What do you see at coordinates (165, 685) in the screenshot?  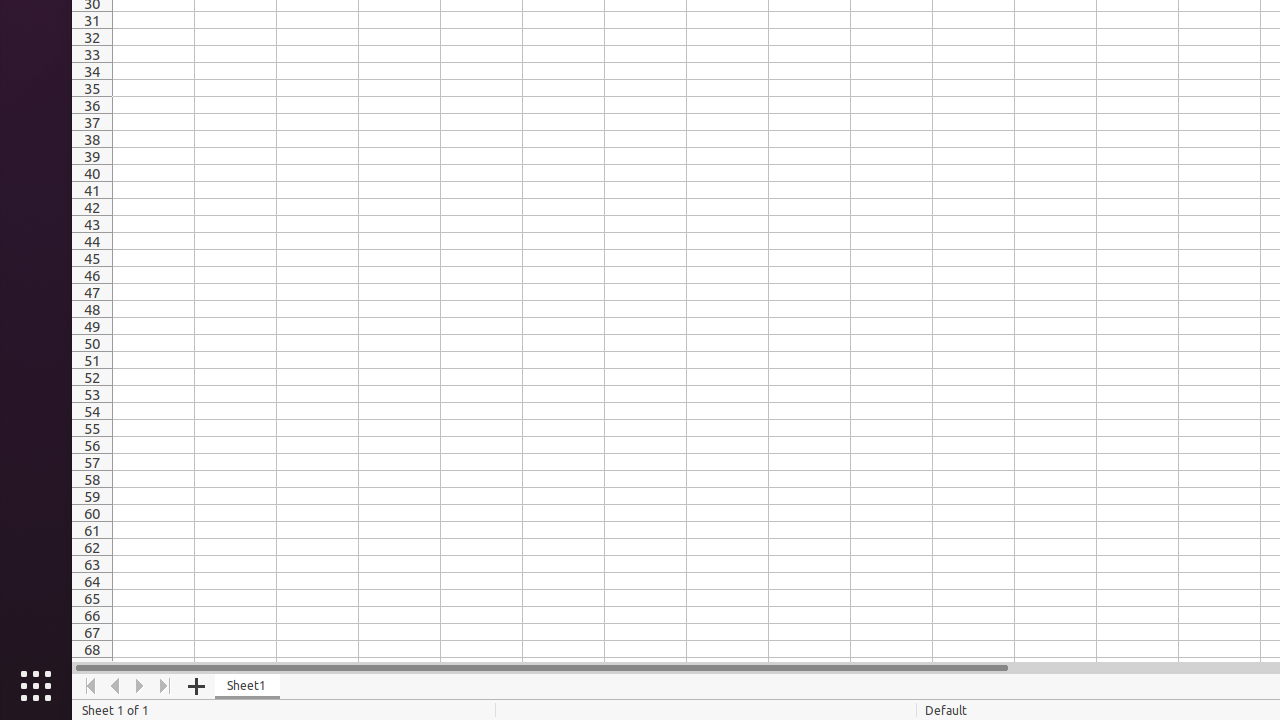 I see `'Move To End'` at bounding box center [165, 685].